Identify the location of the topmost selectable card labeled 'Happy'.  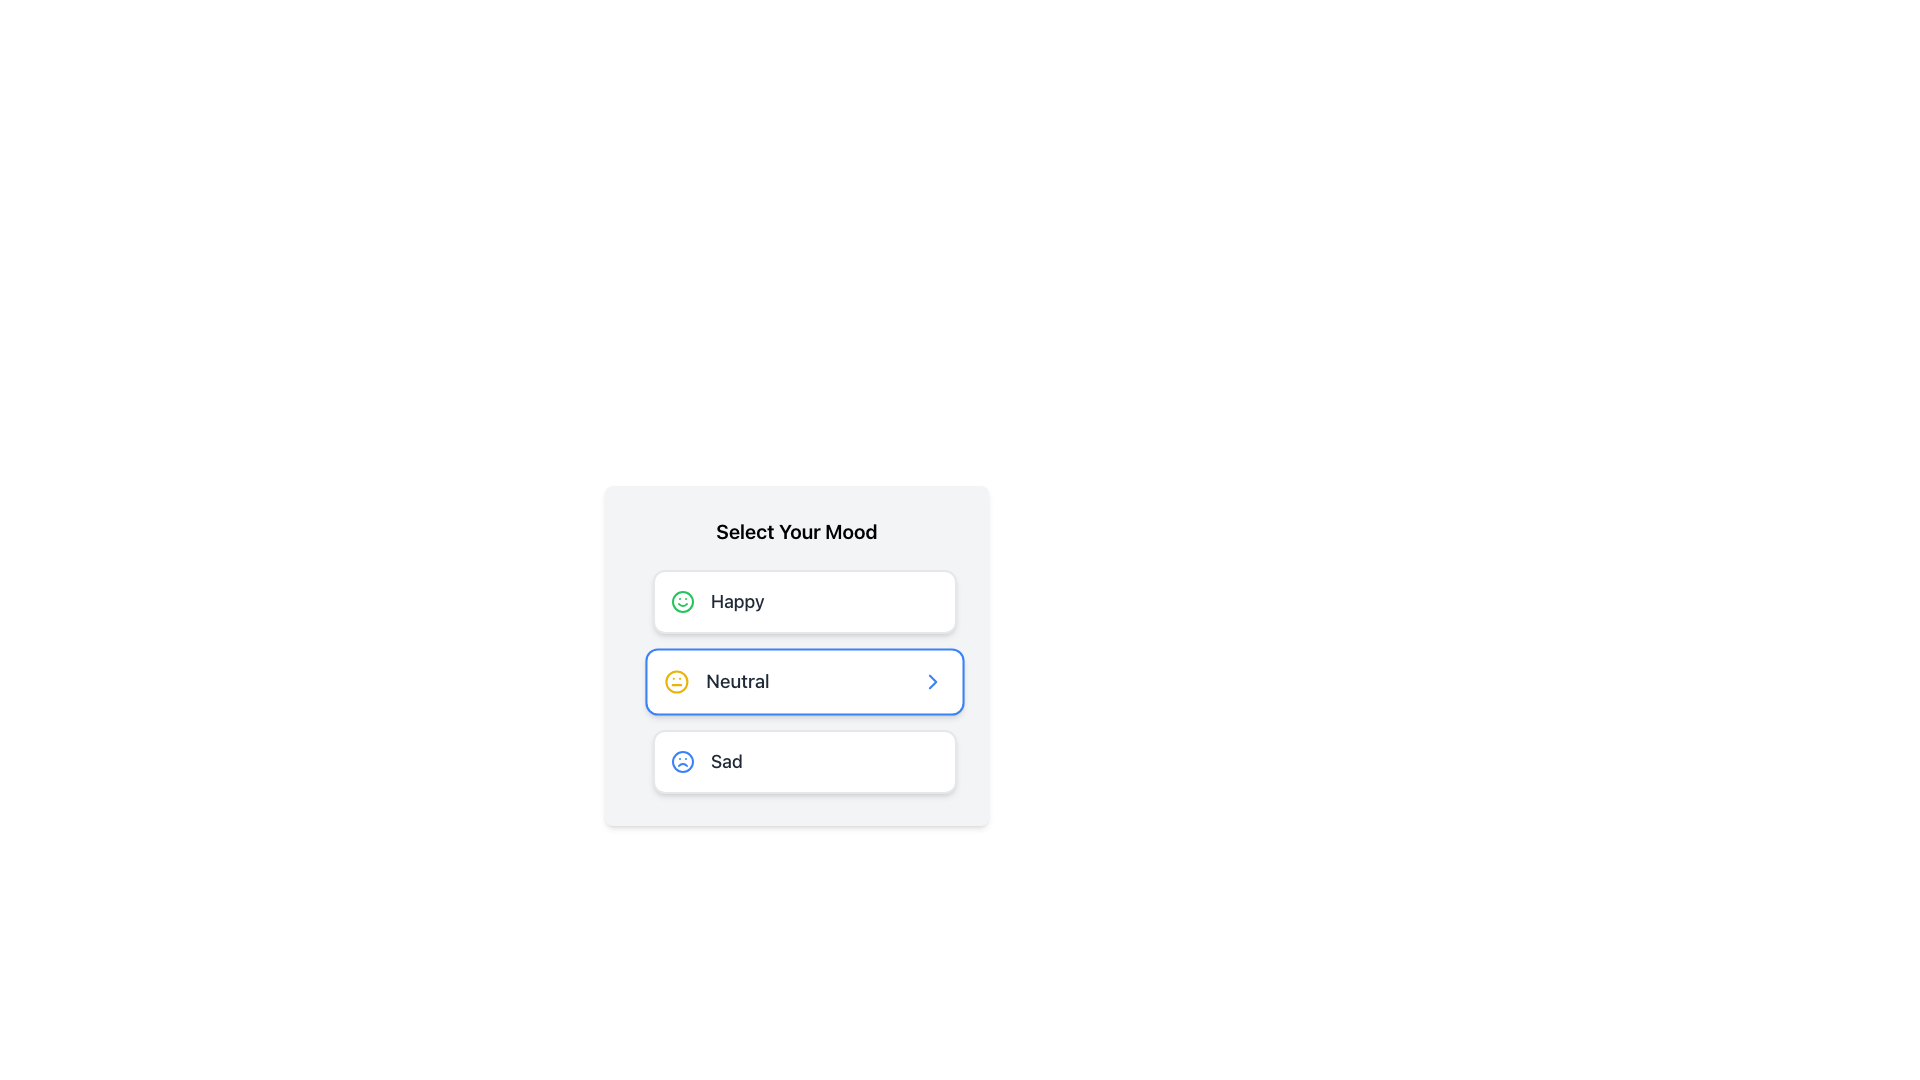
(795, 600).